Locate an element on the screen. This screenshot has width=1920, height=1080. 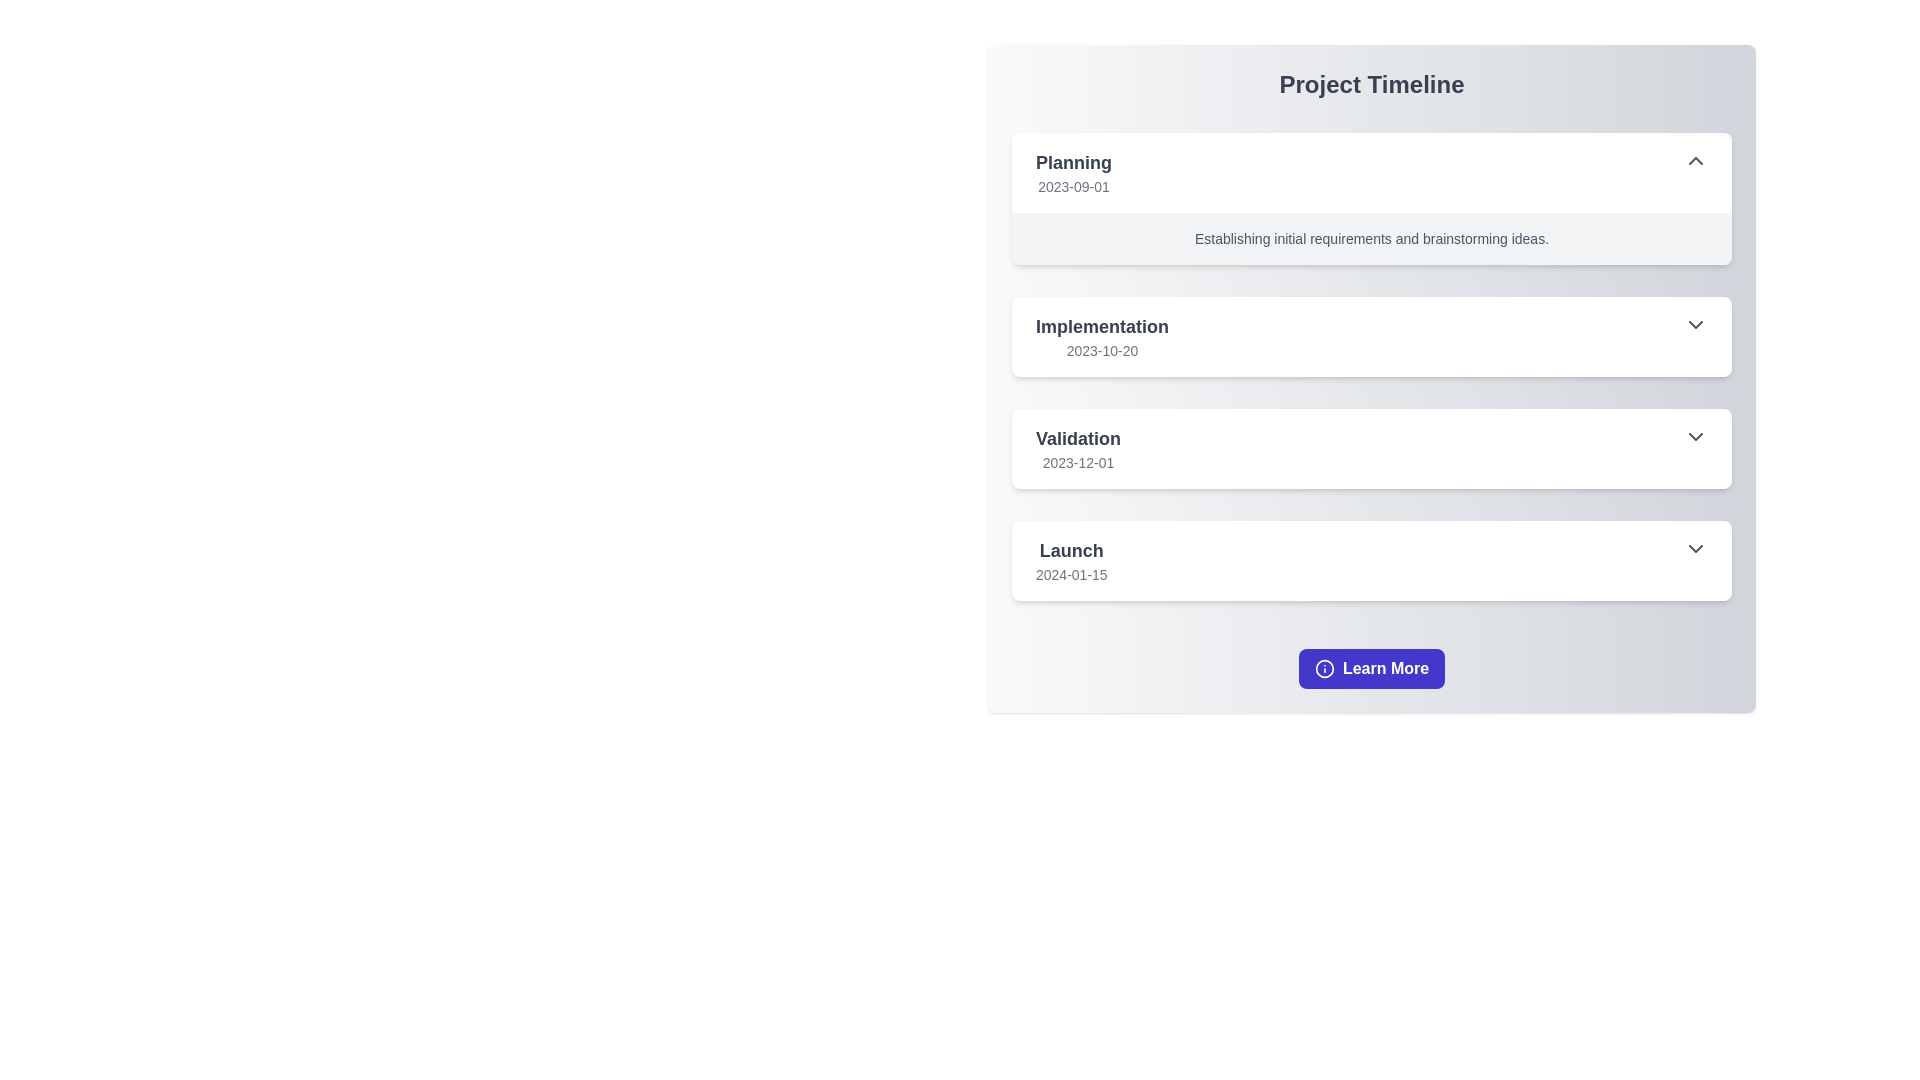
the text label 'Implementation' which is displayed in bold, large font and gray color, positioned prominently within the 'Implementation' section of the timeline is located at coordinates (1101, 326).